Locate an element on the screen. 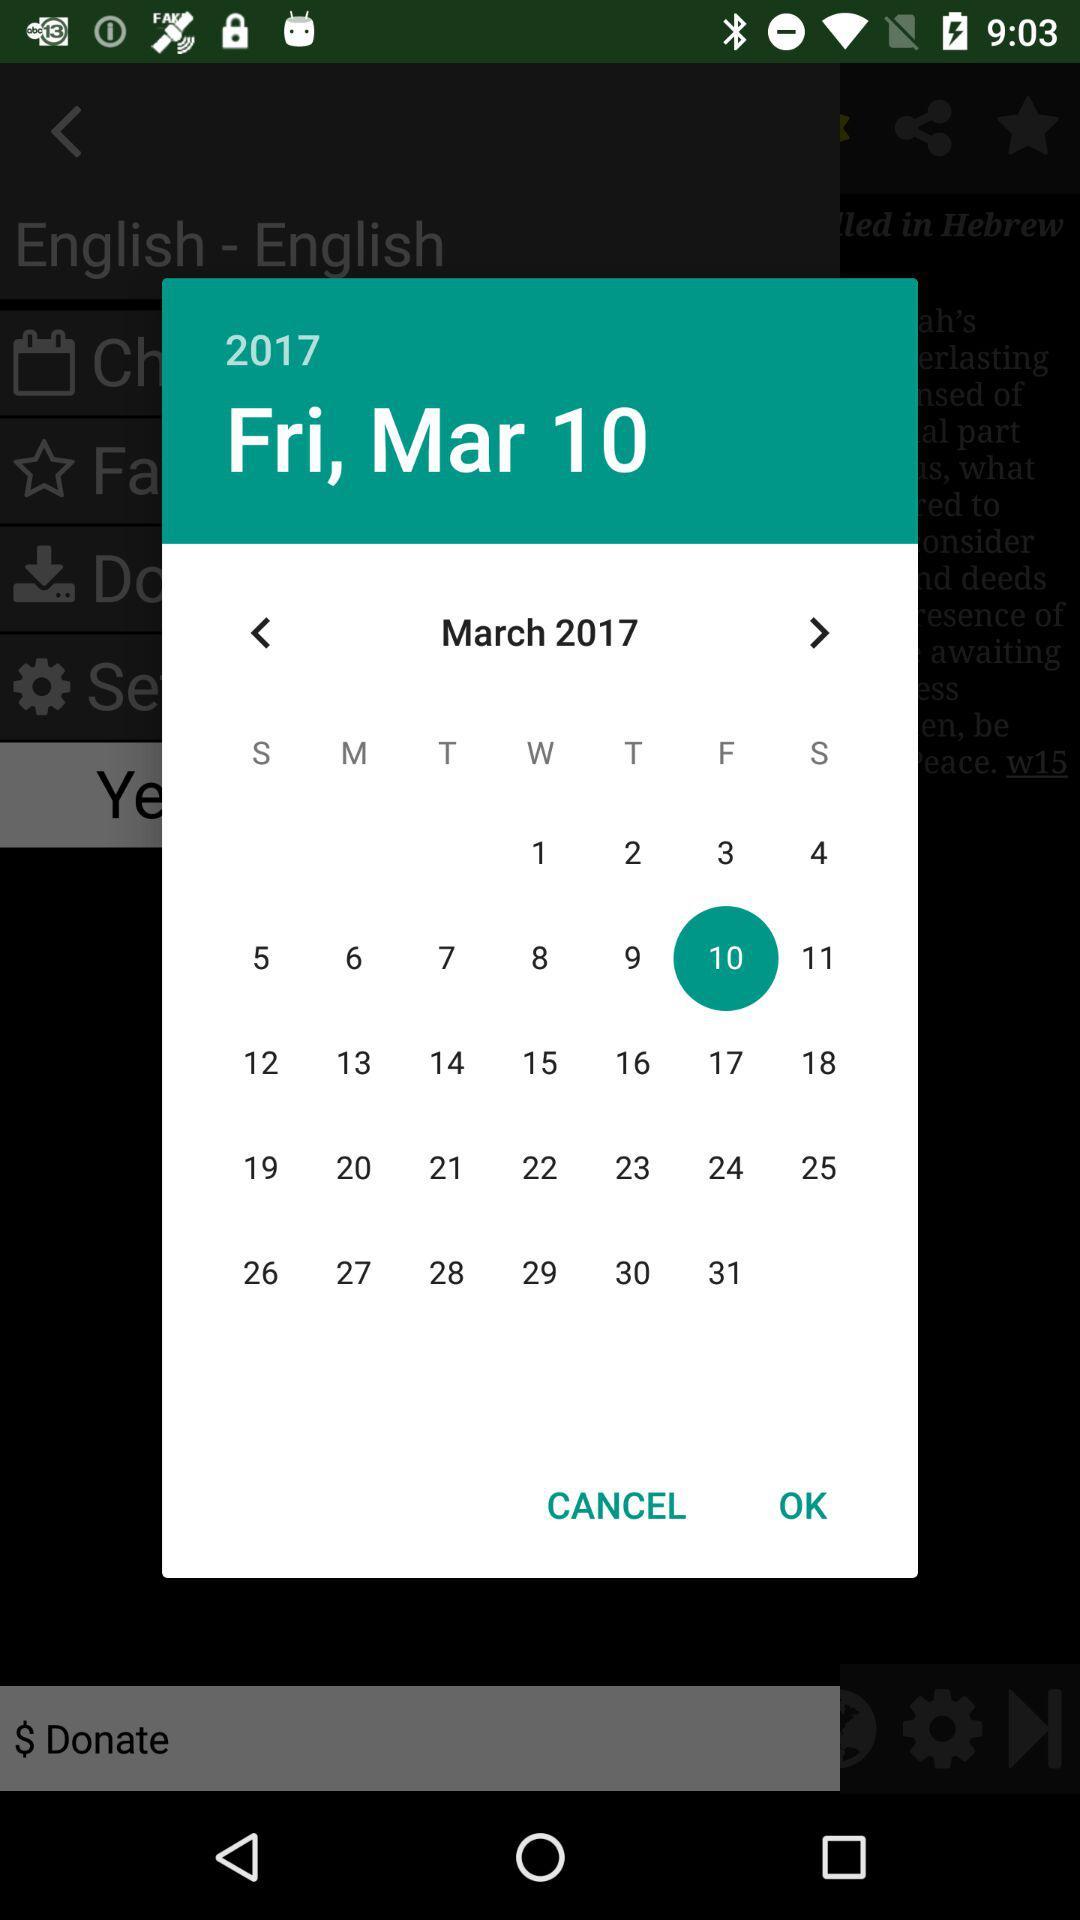 This screenshot has height=1920, width=1080. icon next to the ok icon is located at coordinates (615, 1504).